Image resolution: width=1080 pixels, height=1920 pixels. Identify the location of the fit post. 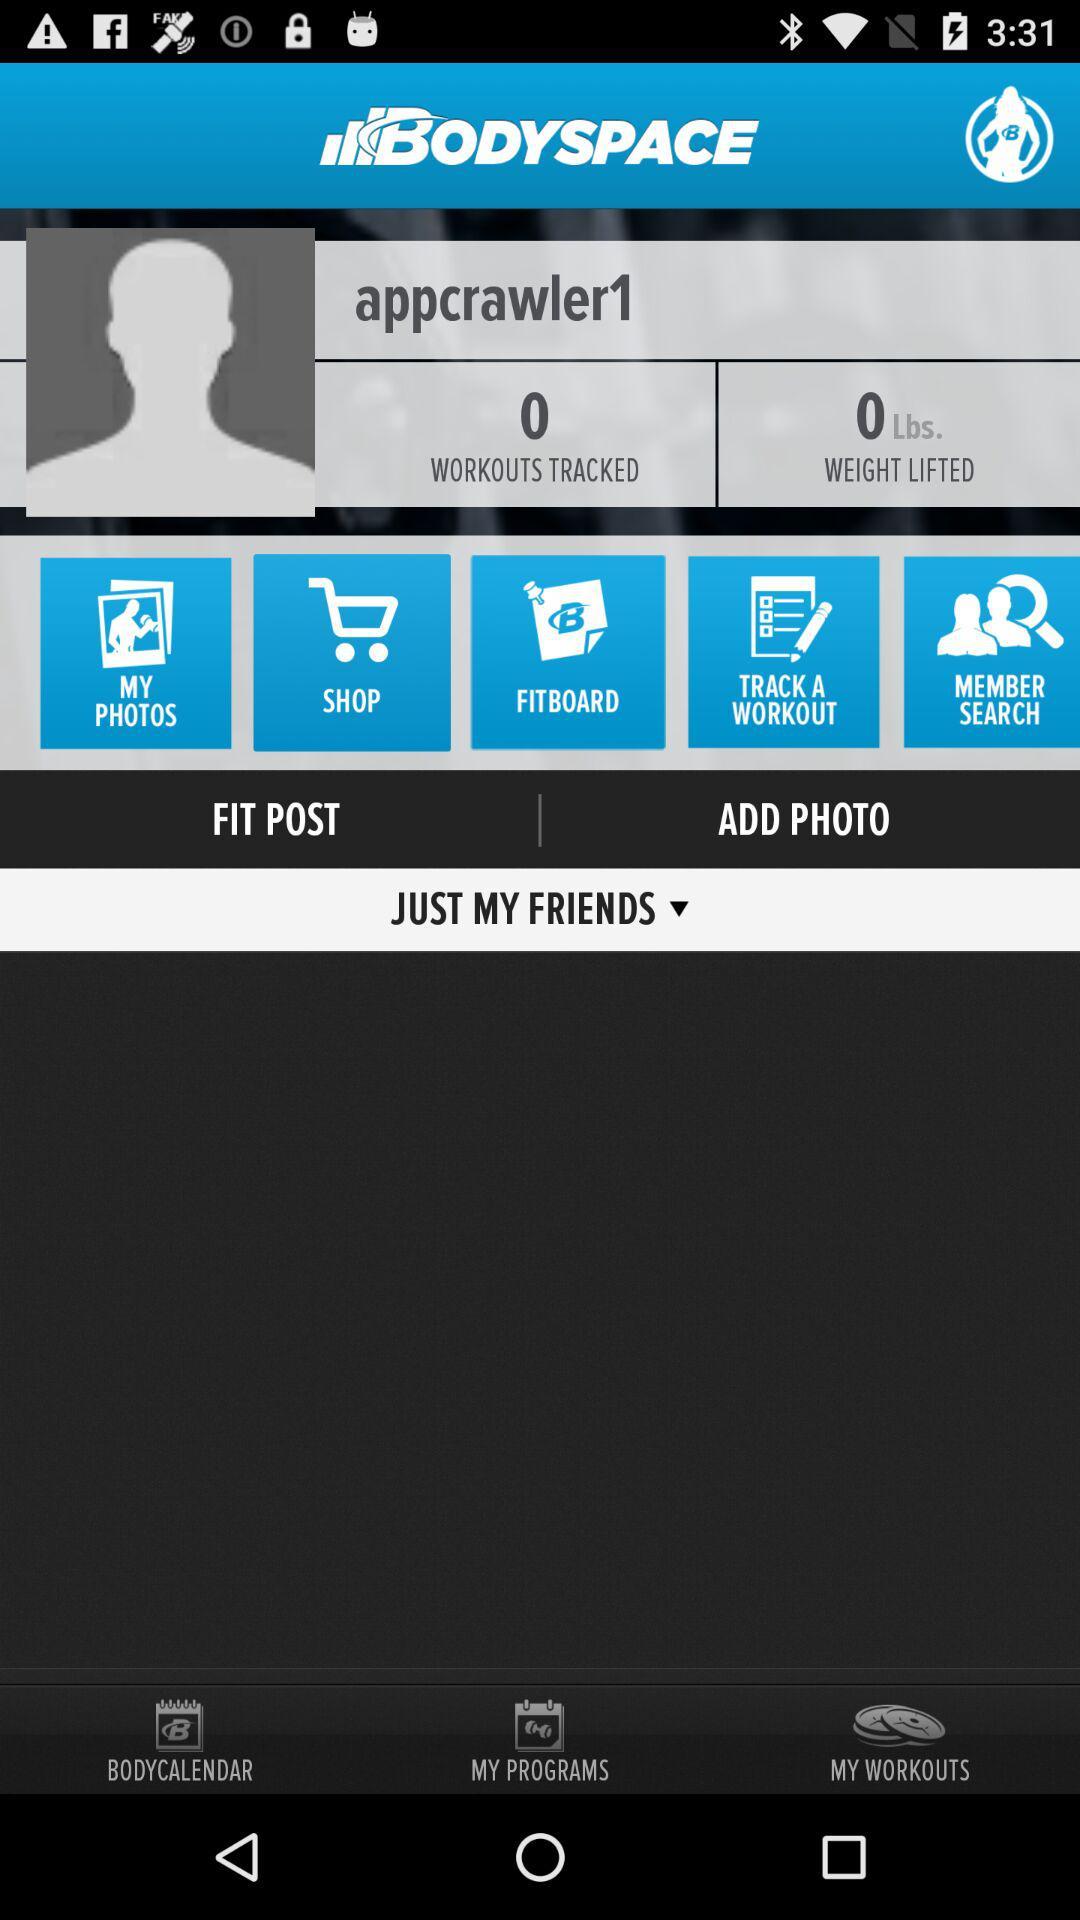
(276, 820).